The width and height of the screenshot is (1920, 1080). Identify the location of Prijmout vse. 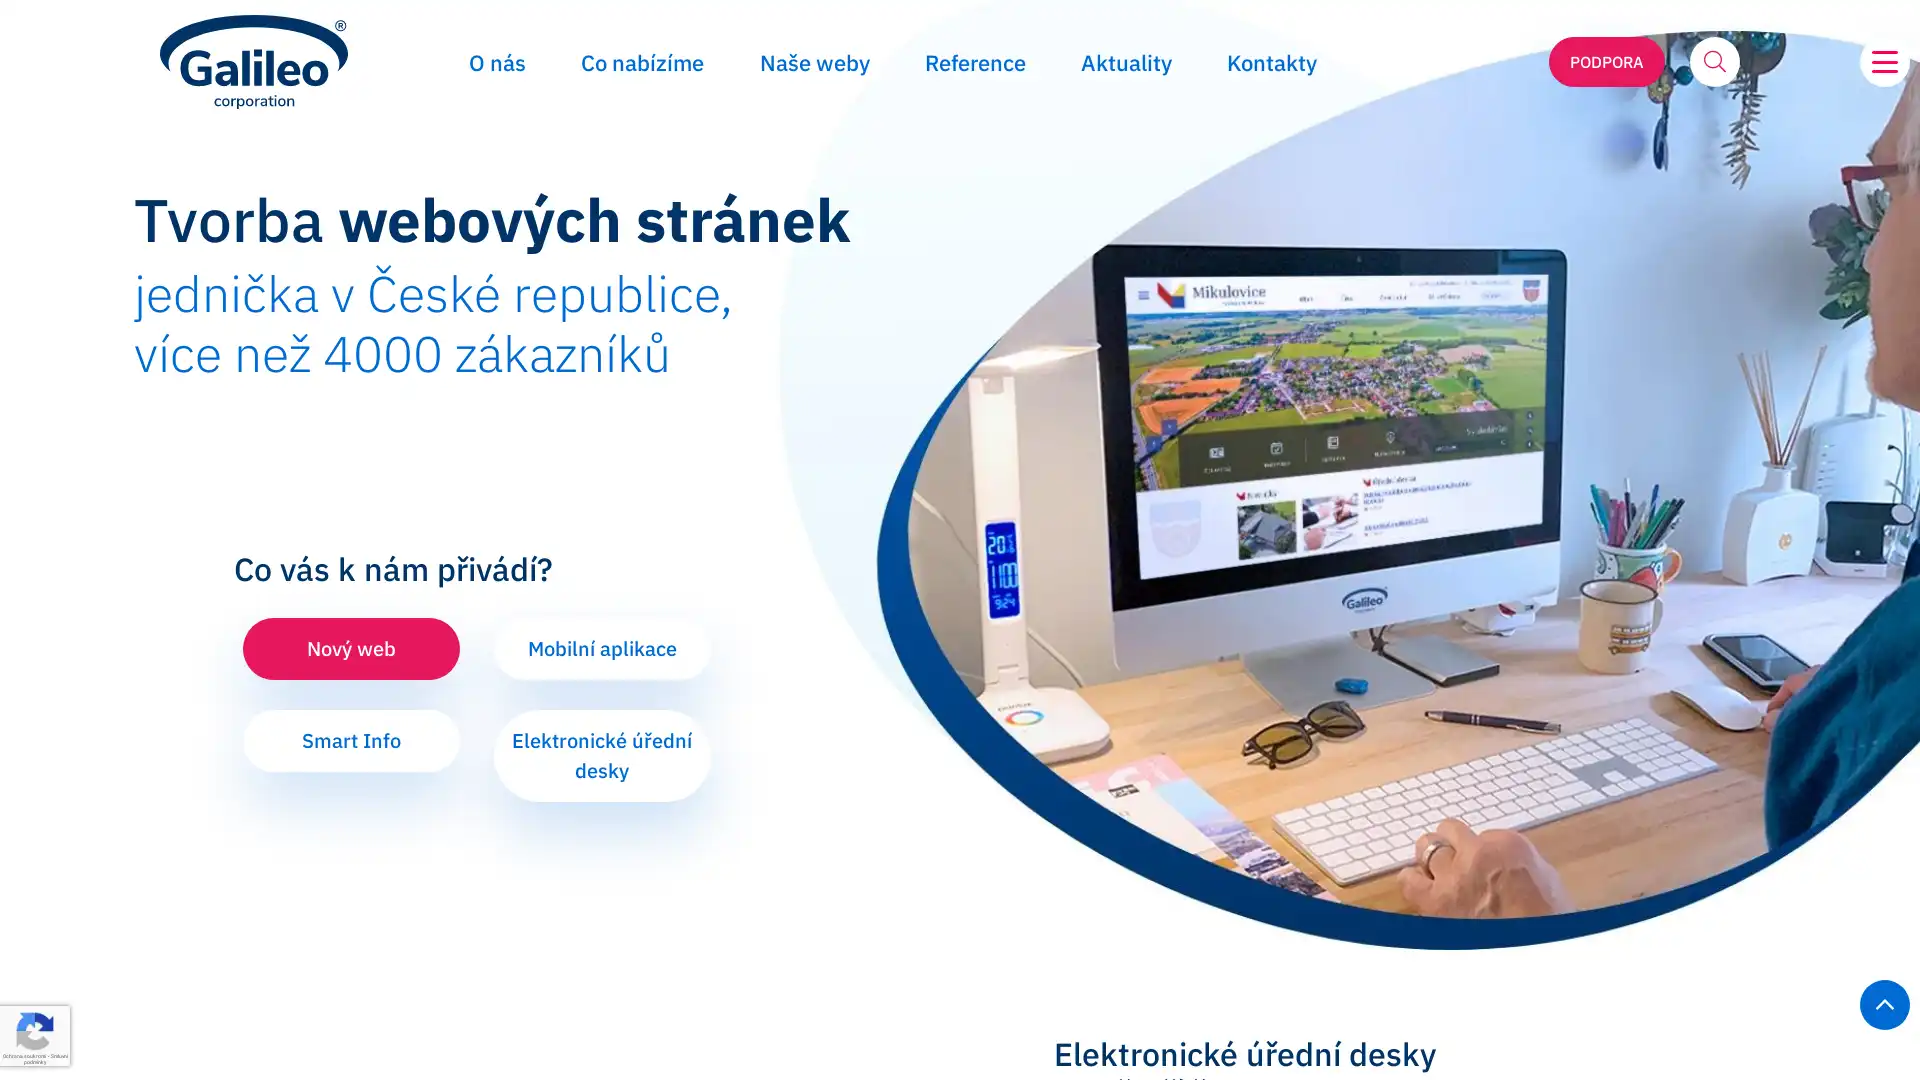
(1787, 996).